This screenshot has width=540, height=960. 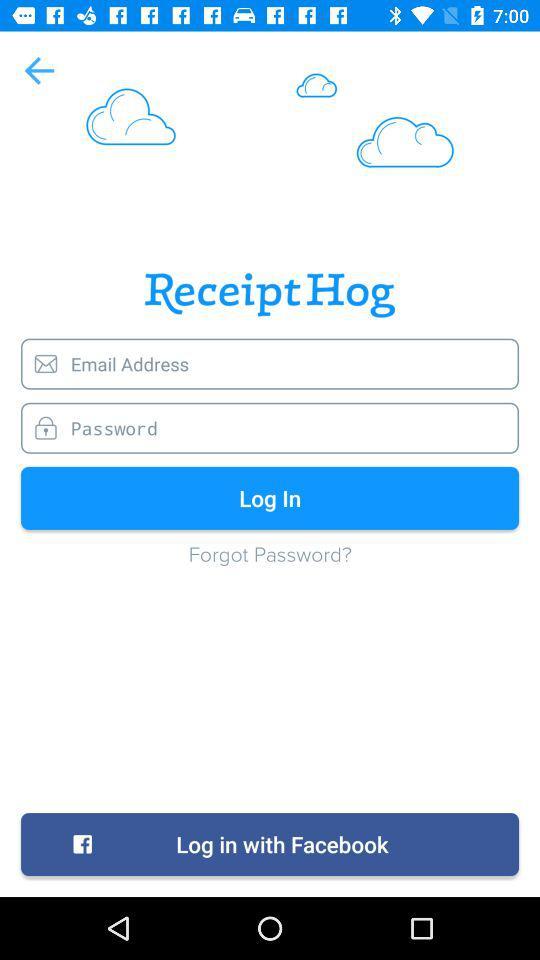 I want to click on the arrow_backward icon, so click(x=39, y=70).